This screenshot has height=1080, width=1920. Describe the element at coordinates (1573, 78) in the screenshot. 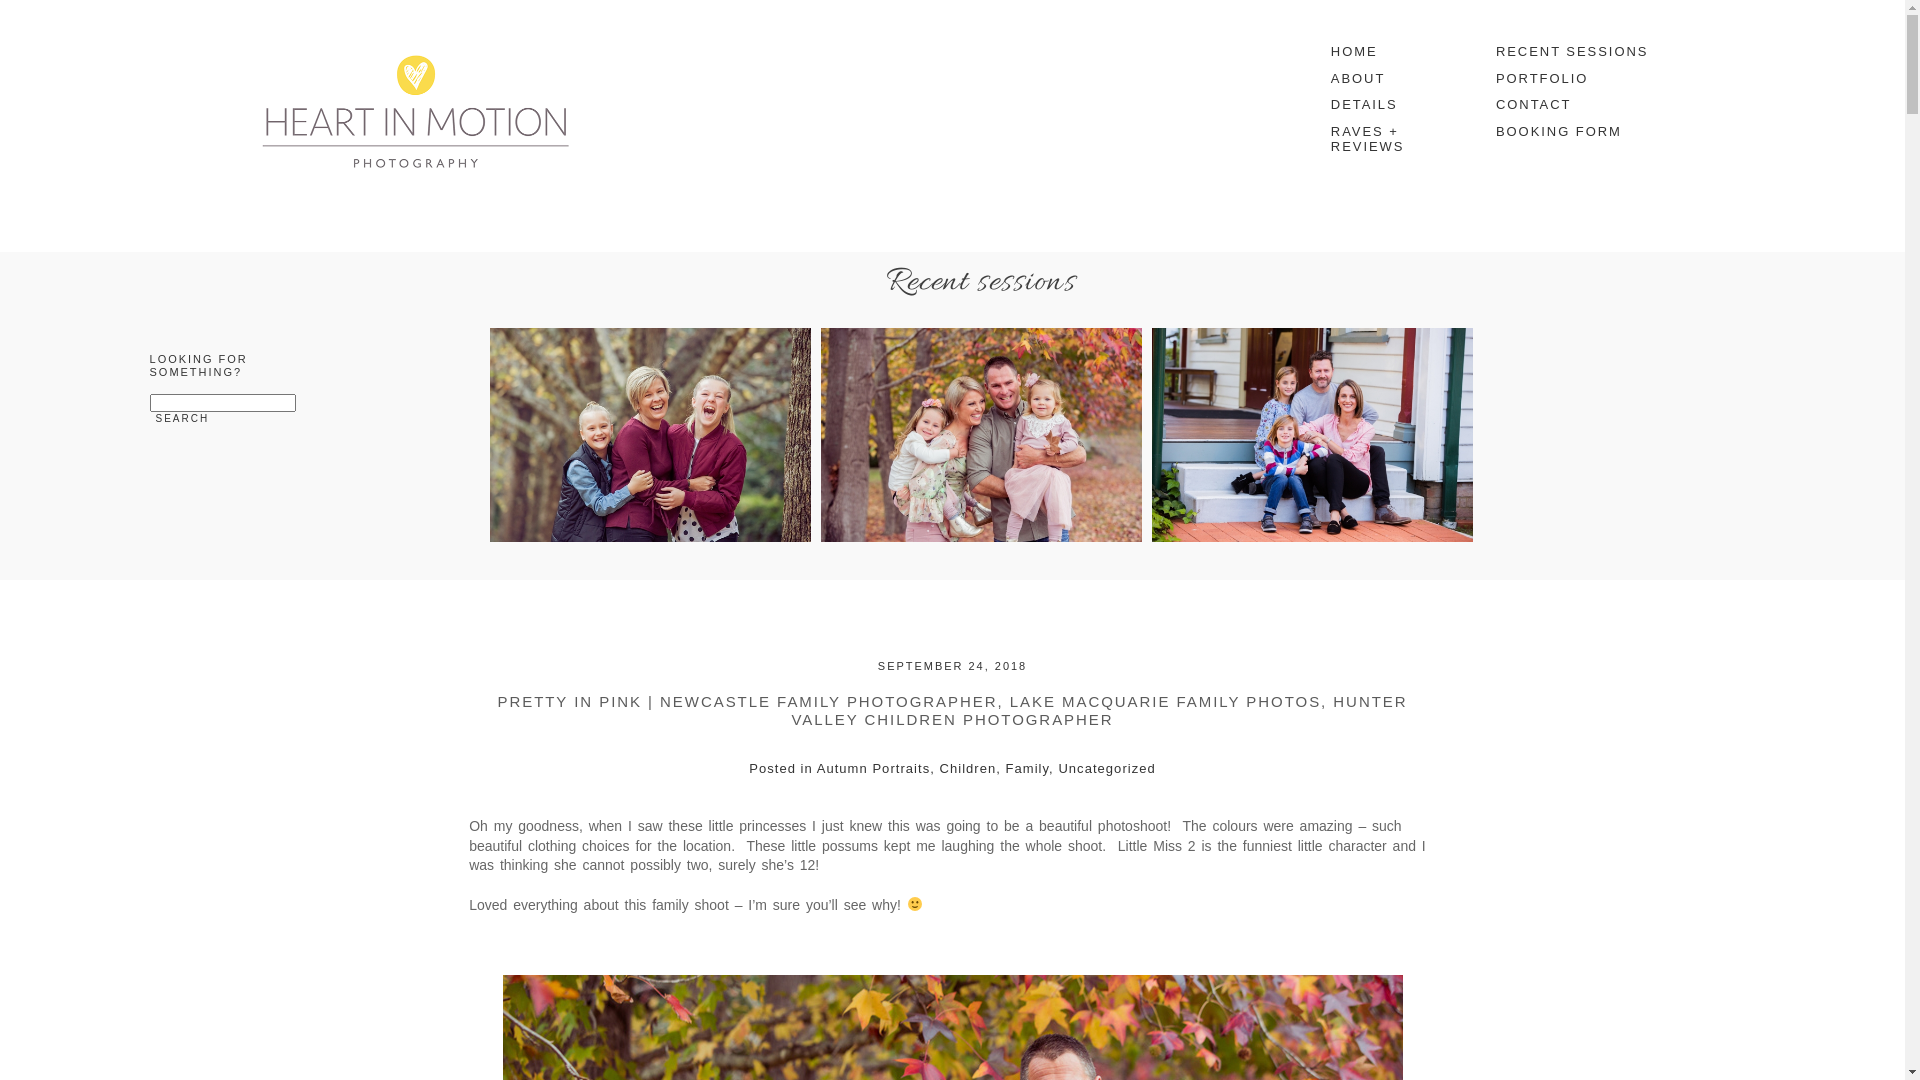

I see `'PORTFOLIO'` at that location.